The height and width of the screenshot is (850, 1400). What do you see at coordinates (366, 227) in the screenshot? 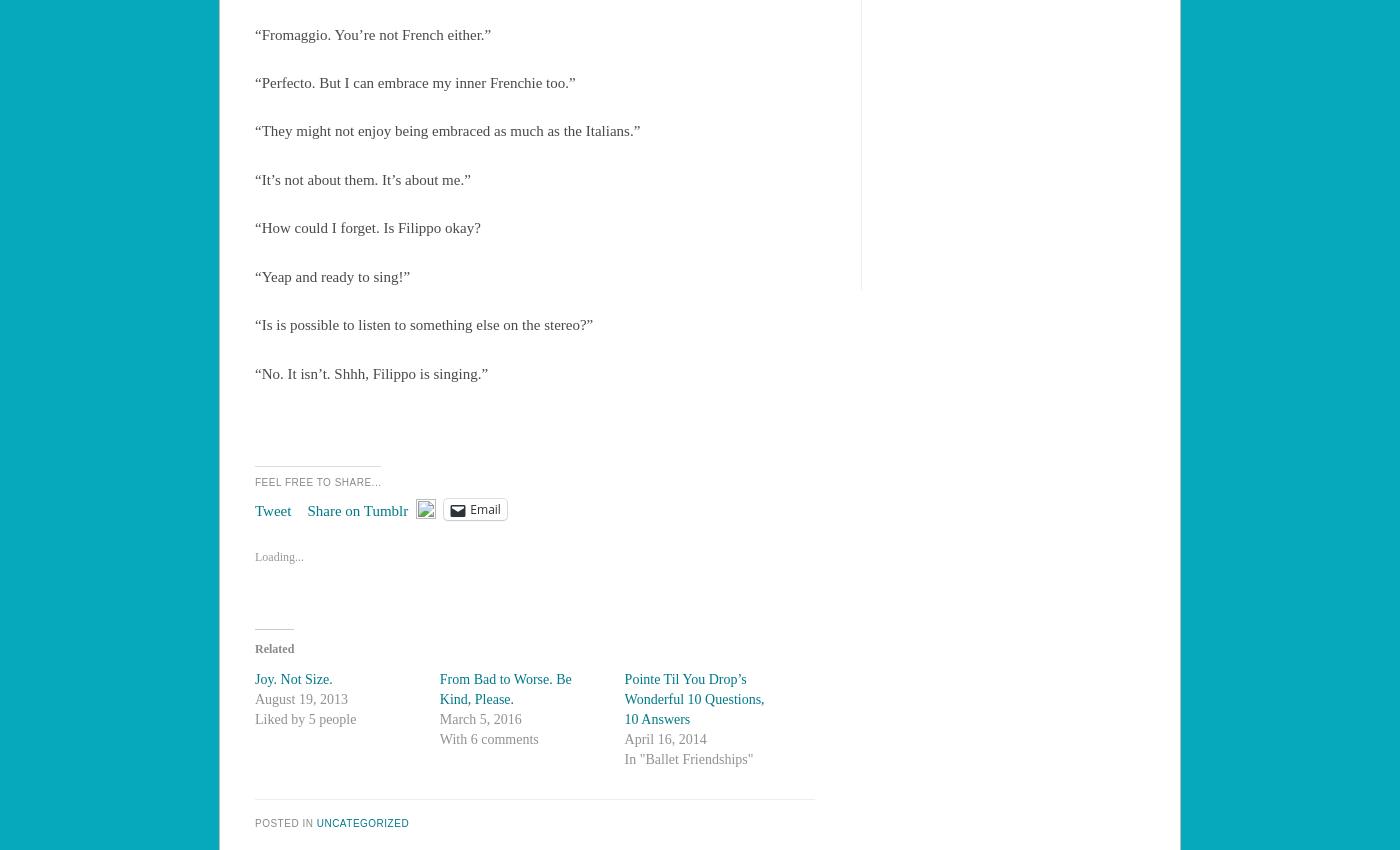
I see `'“How could I forget. Is Filippo okay?'` at bounding box center [366, 227].